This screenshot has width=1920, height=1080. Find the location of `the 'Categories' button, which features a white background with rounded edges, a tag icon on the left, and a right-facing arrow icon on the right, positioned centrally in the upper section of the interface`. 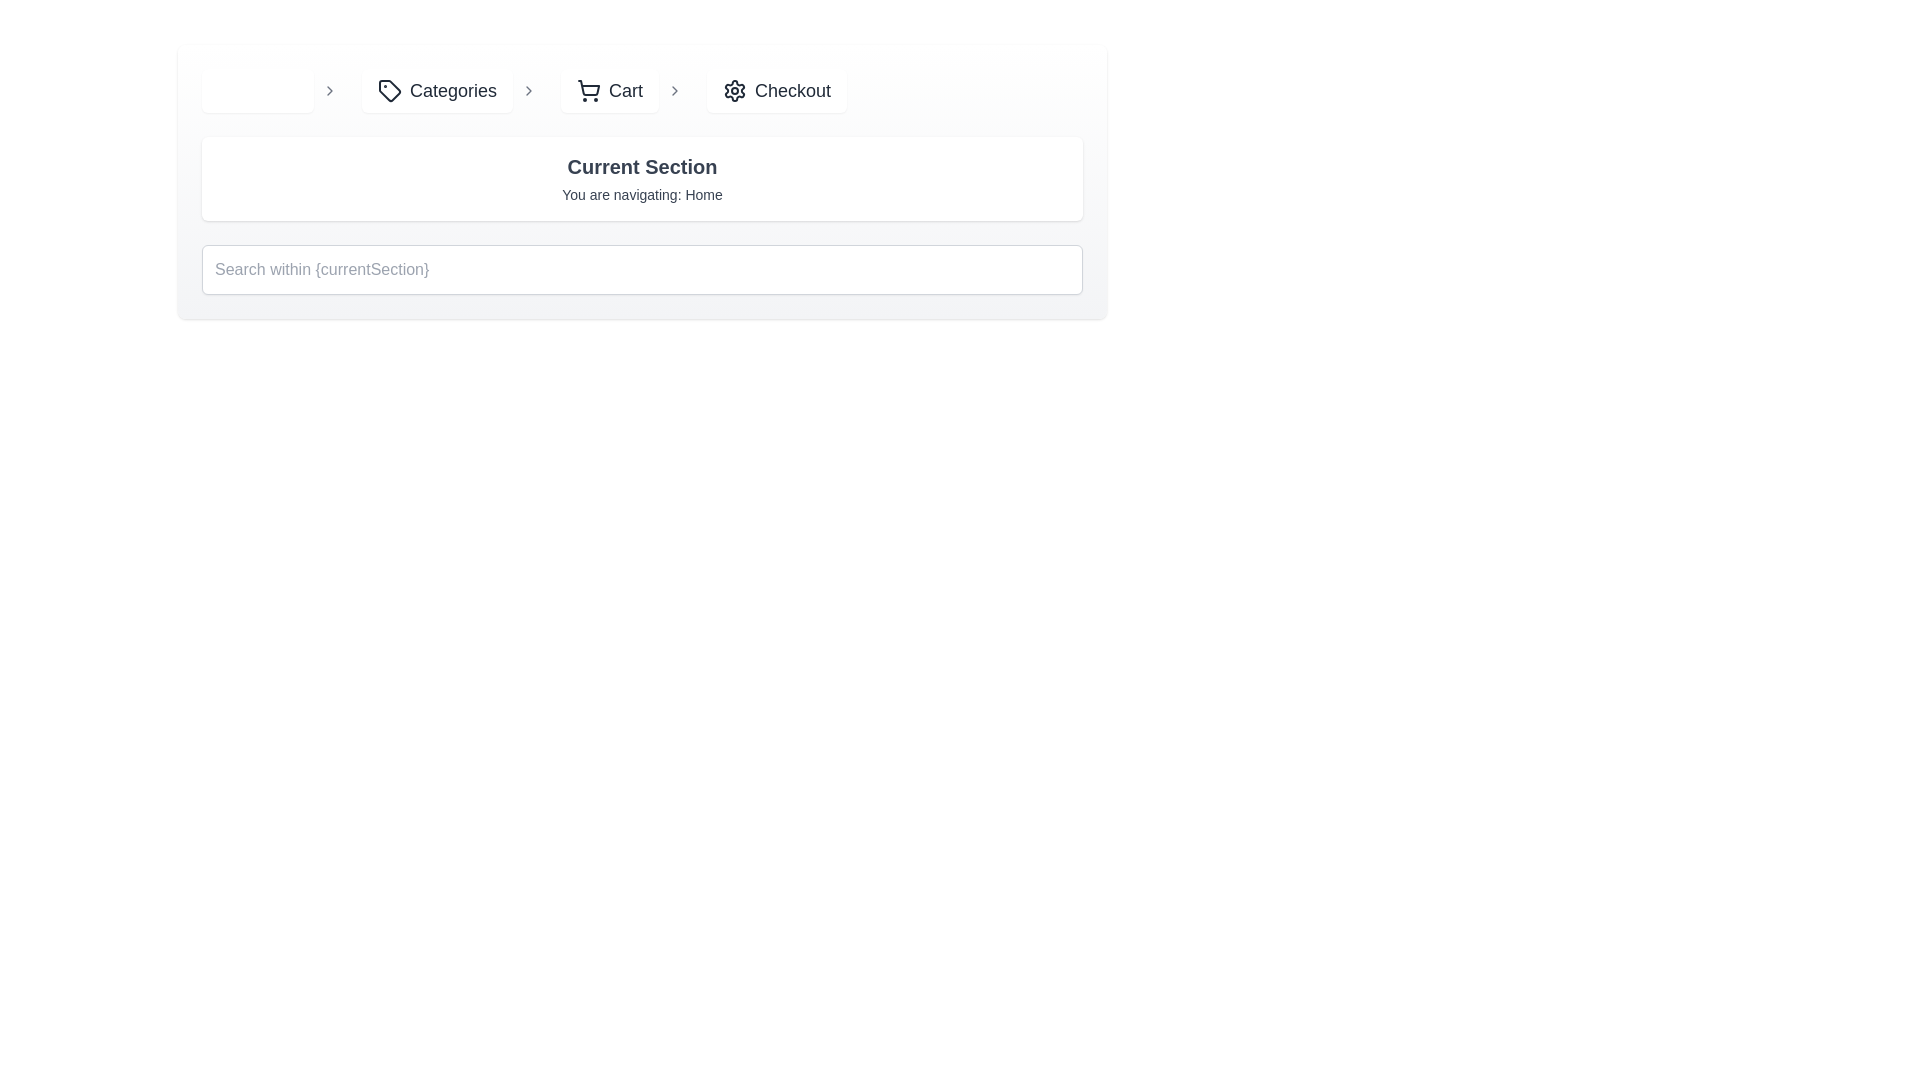

the 'Categories' button, which features a white background with rounded edges, a tag icon on the left, and a right-facing arrow icon on the right, positioned centrally in the upper section of the interface is located at coordinates (452, 91).